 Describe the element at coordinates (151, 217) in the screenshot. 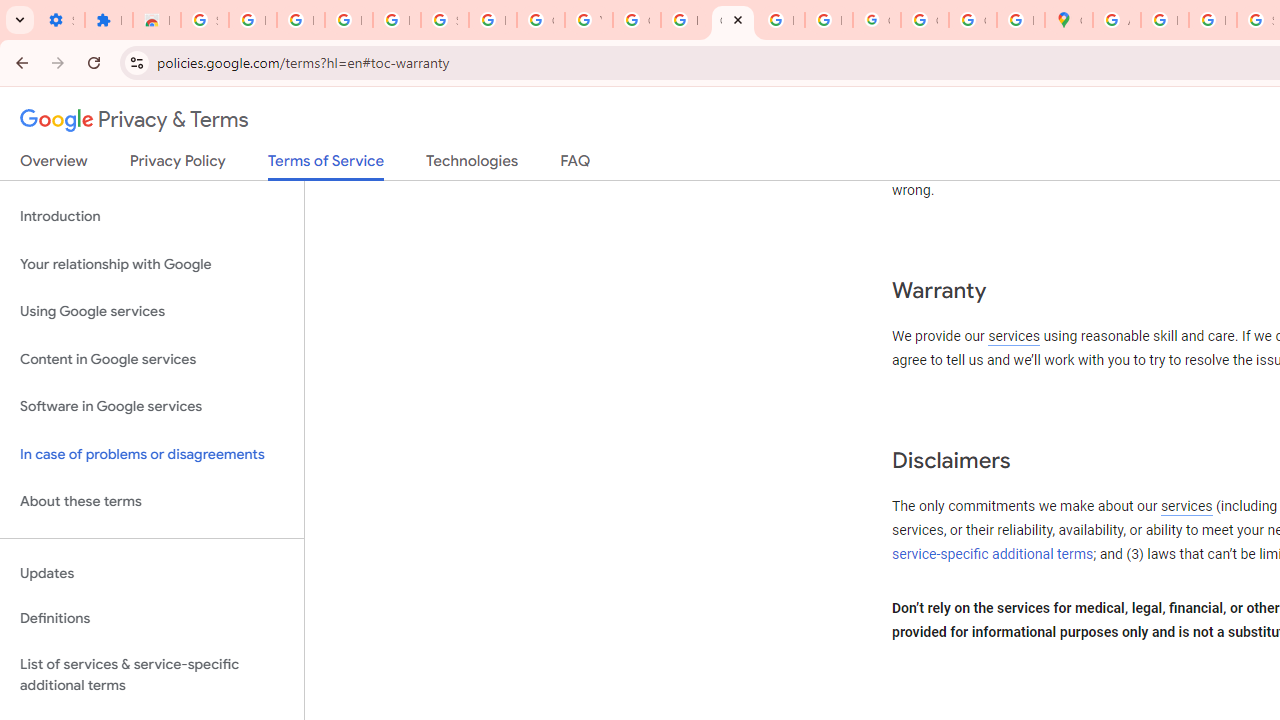

I see `'Introduction'` at that location.